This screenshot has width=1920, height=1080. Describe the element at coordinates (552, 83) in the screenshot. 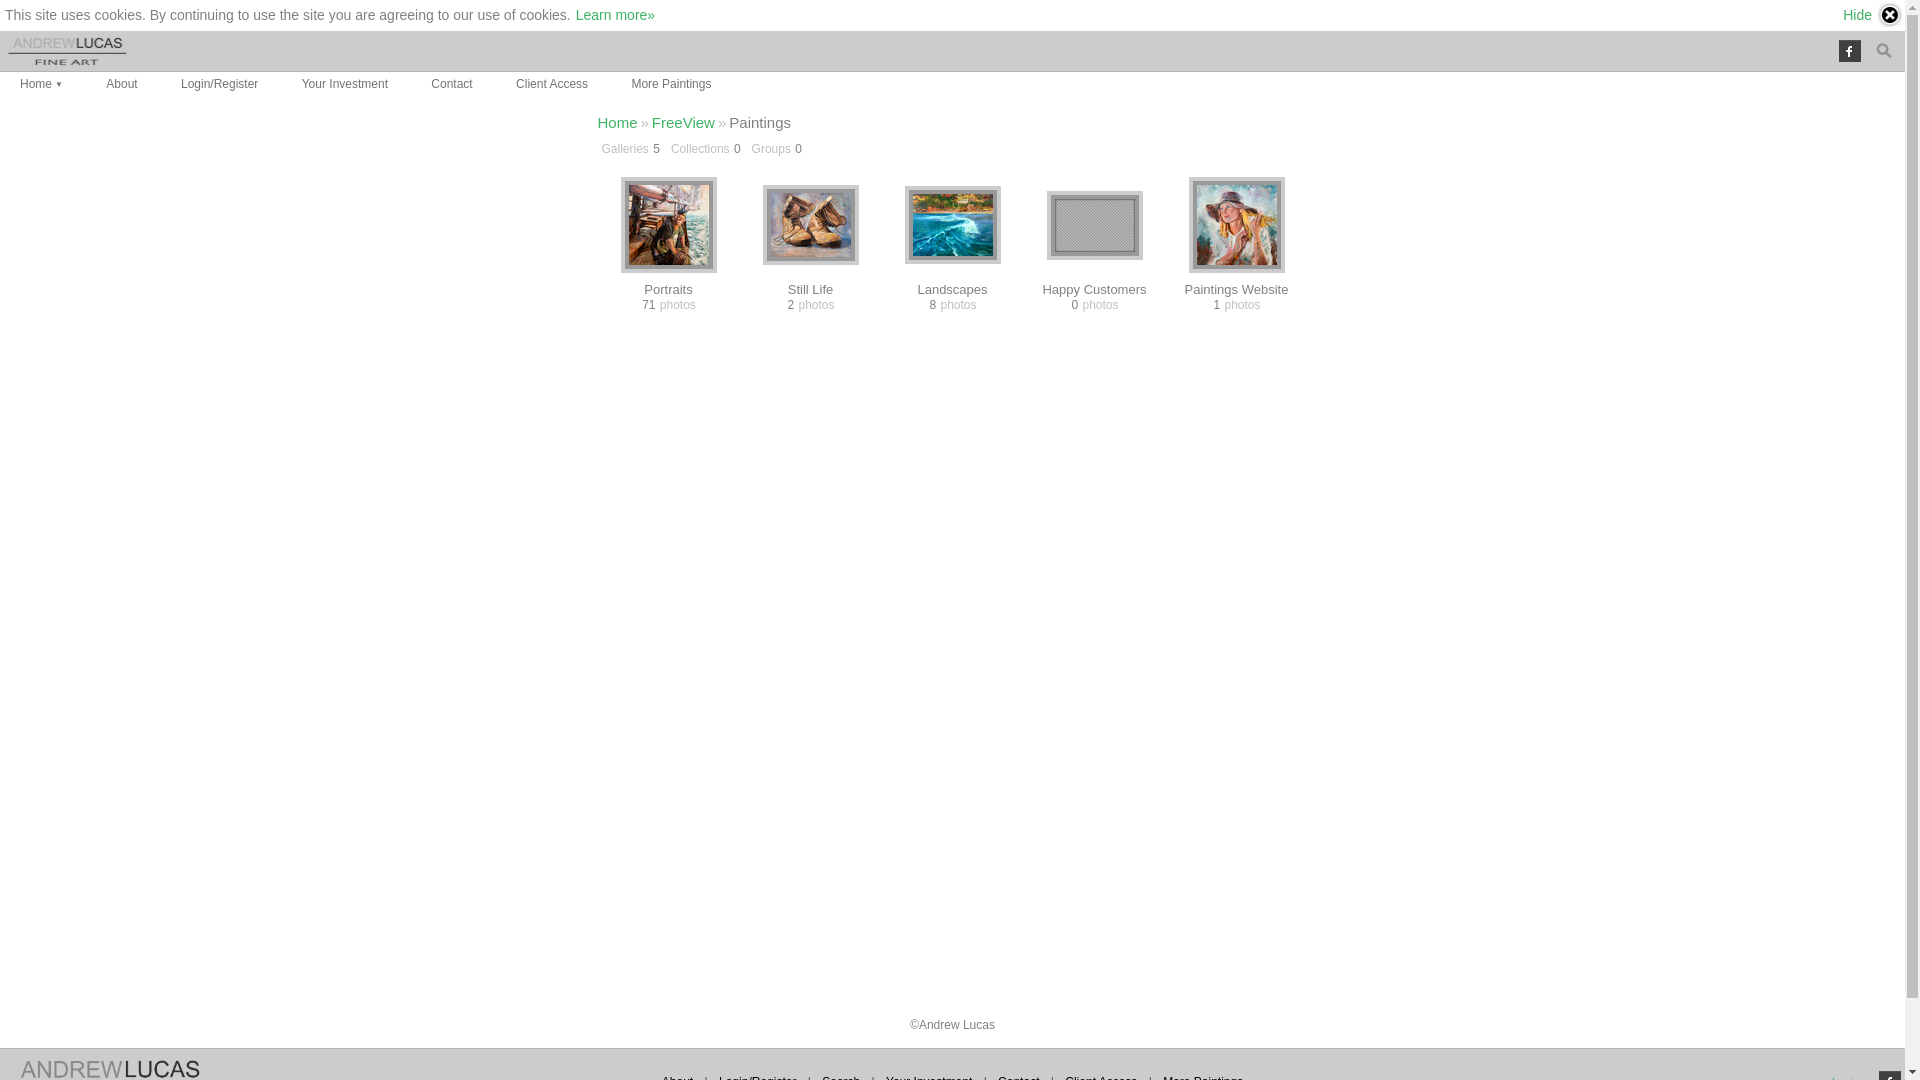

I see `'Client Access'` at that location.